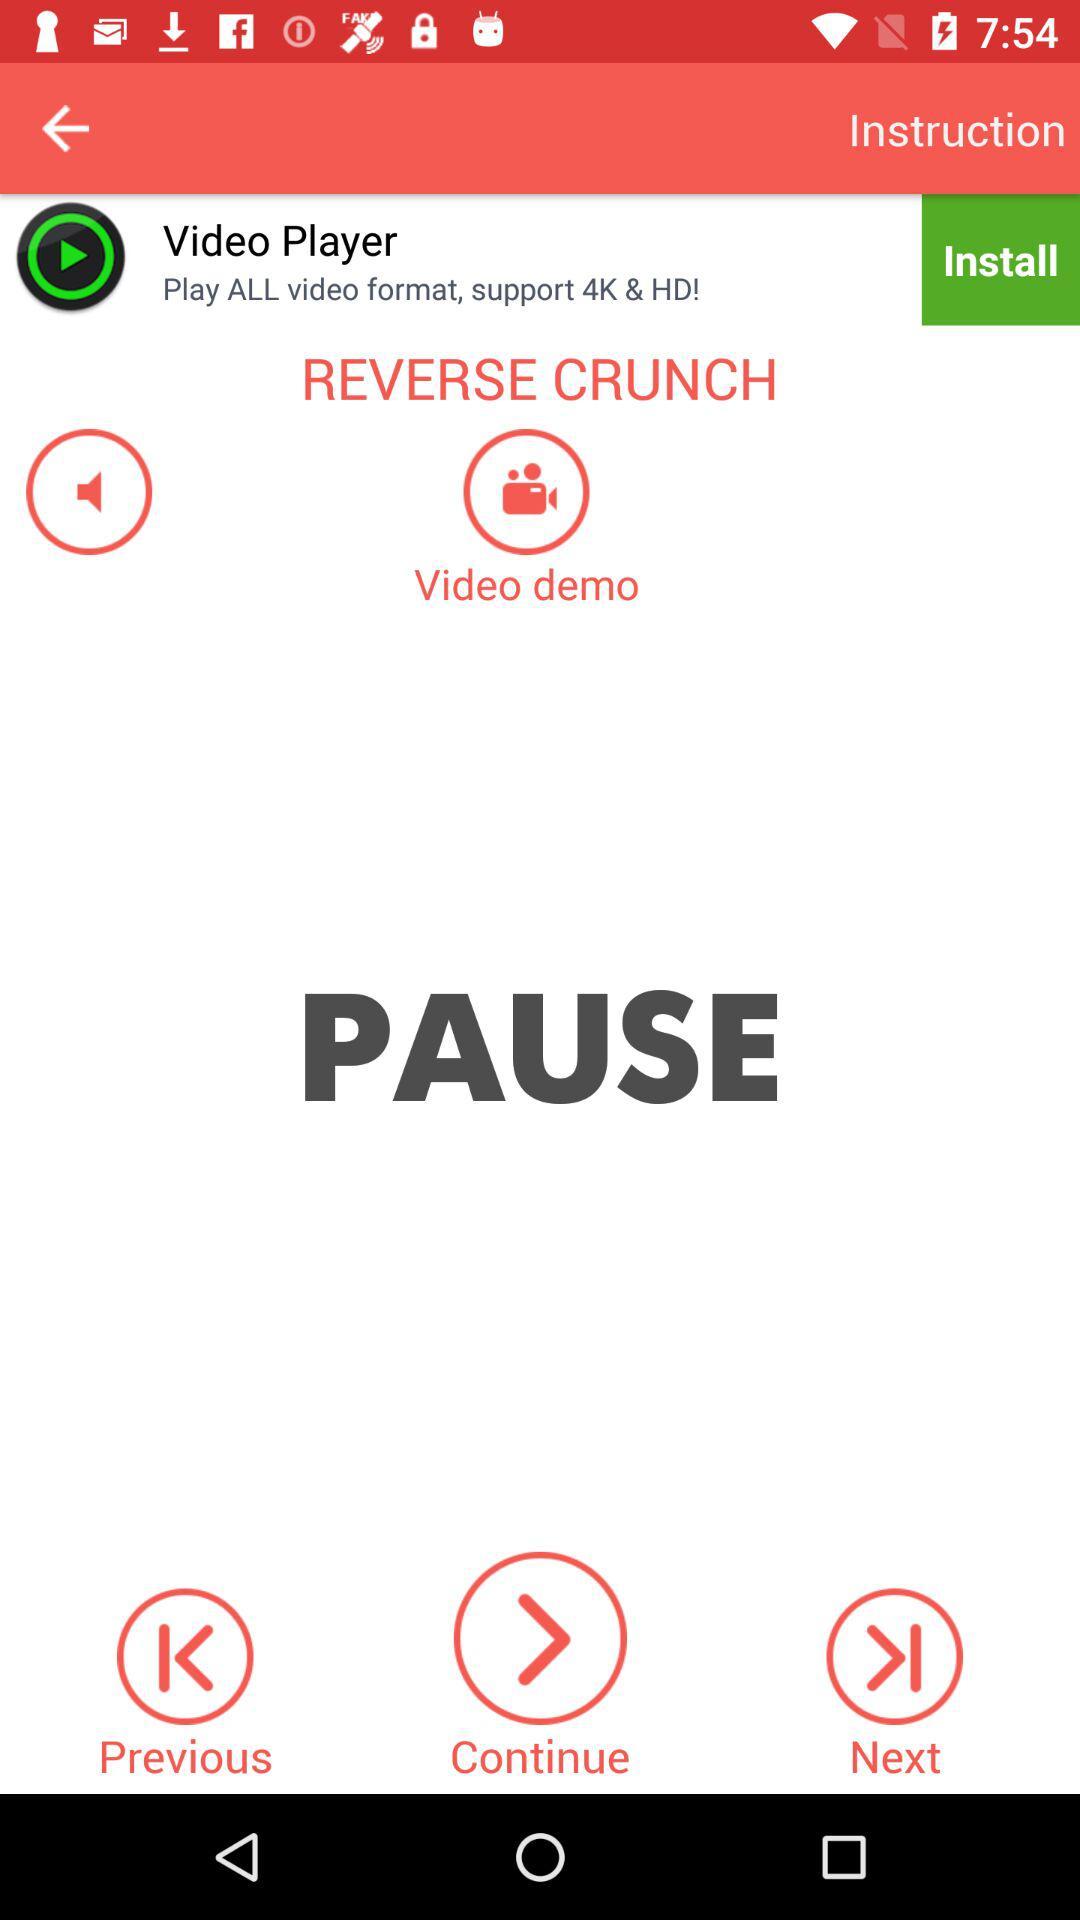 The width and height of the screenshot is (1080, 1920). I want to click on go back, so click(64, 127).